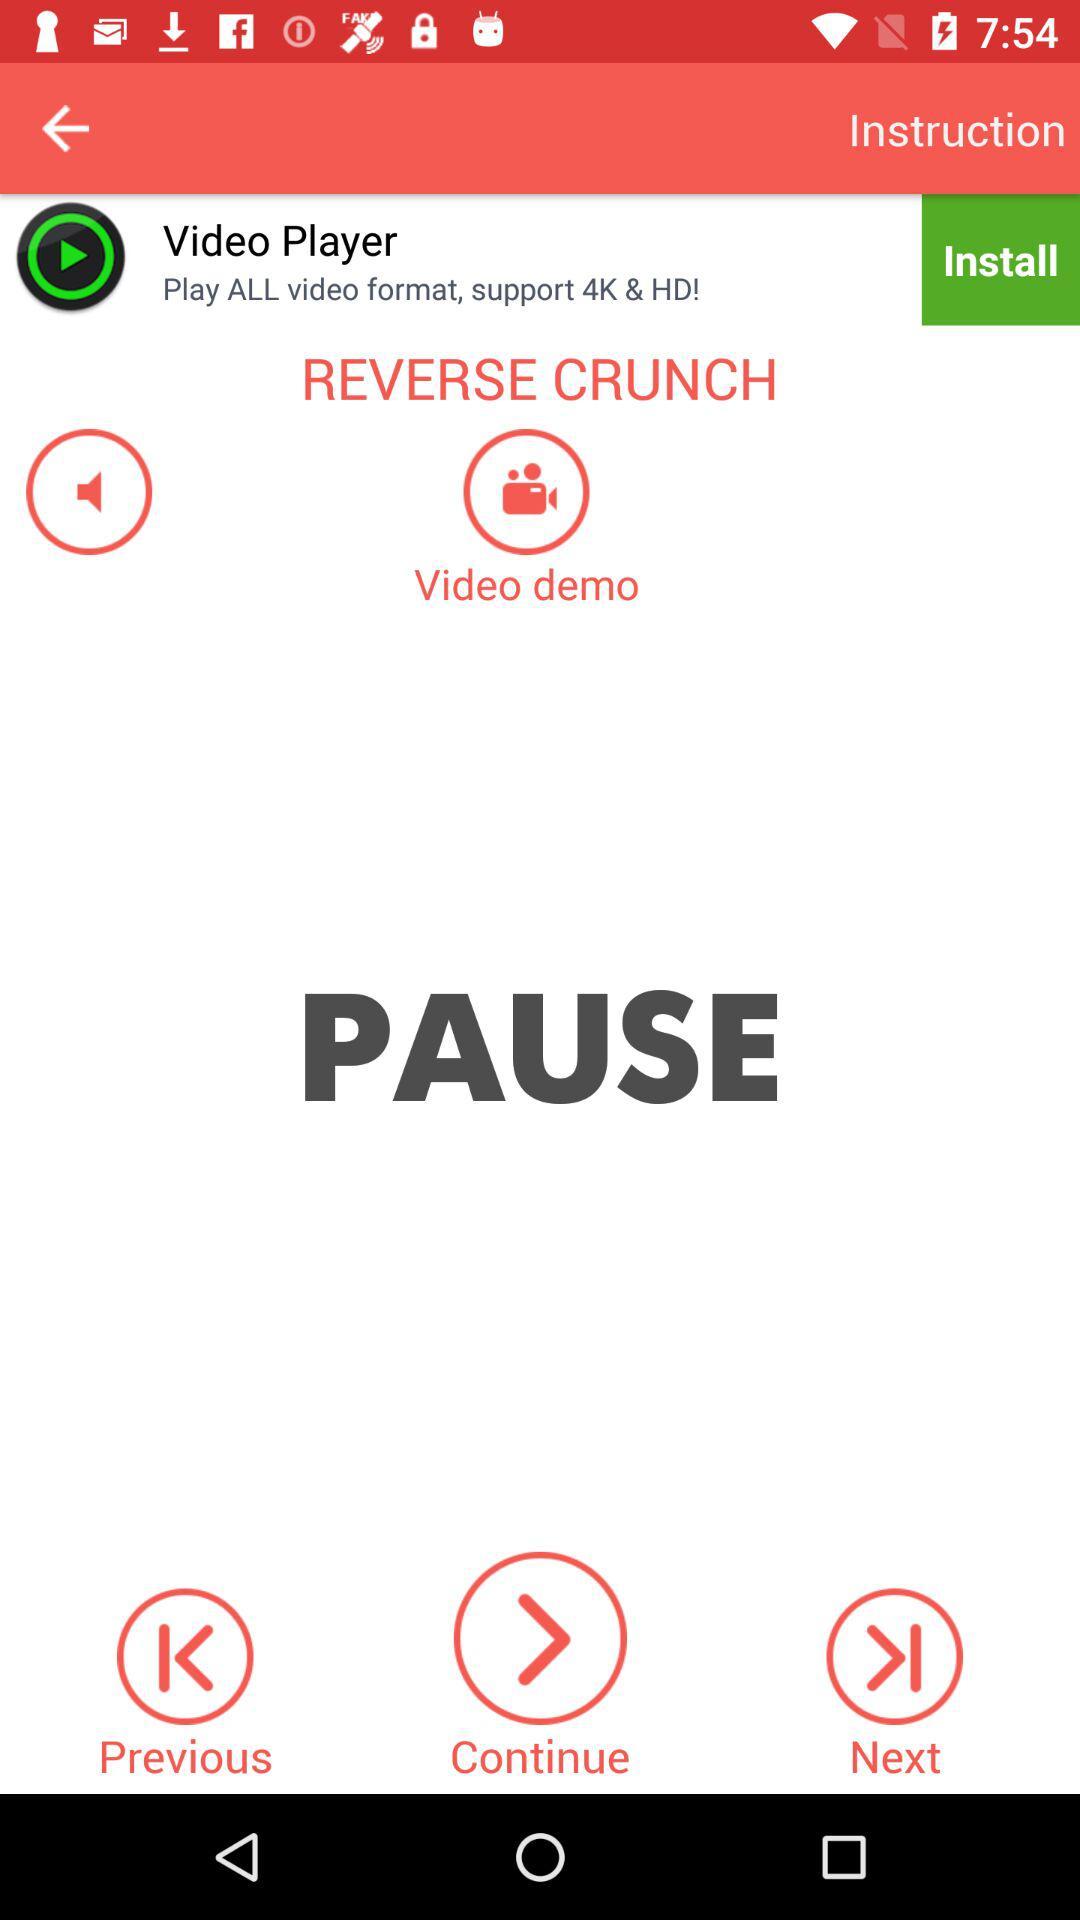 The width and height of the screenshot is (1080, 1920). I want to click on go back, so click(64, 127).